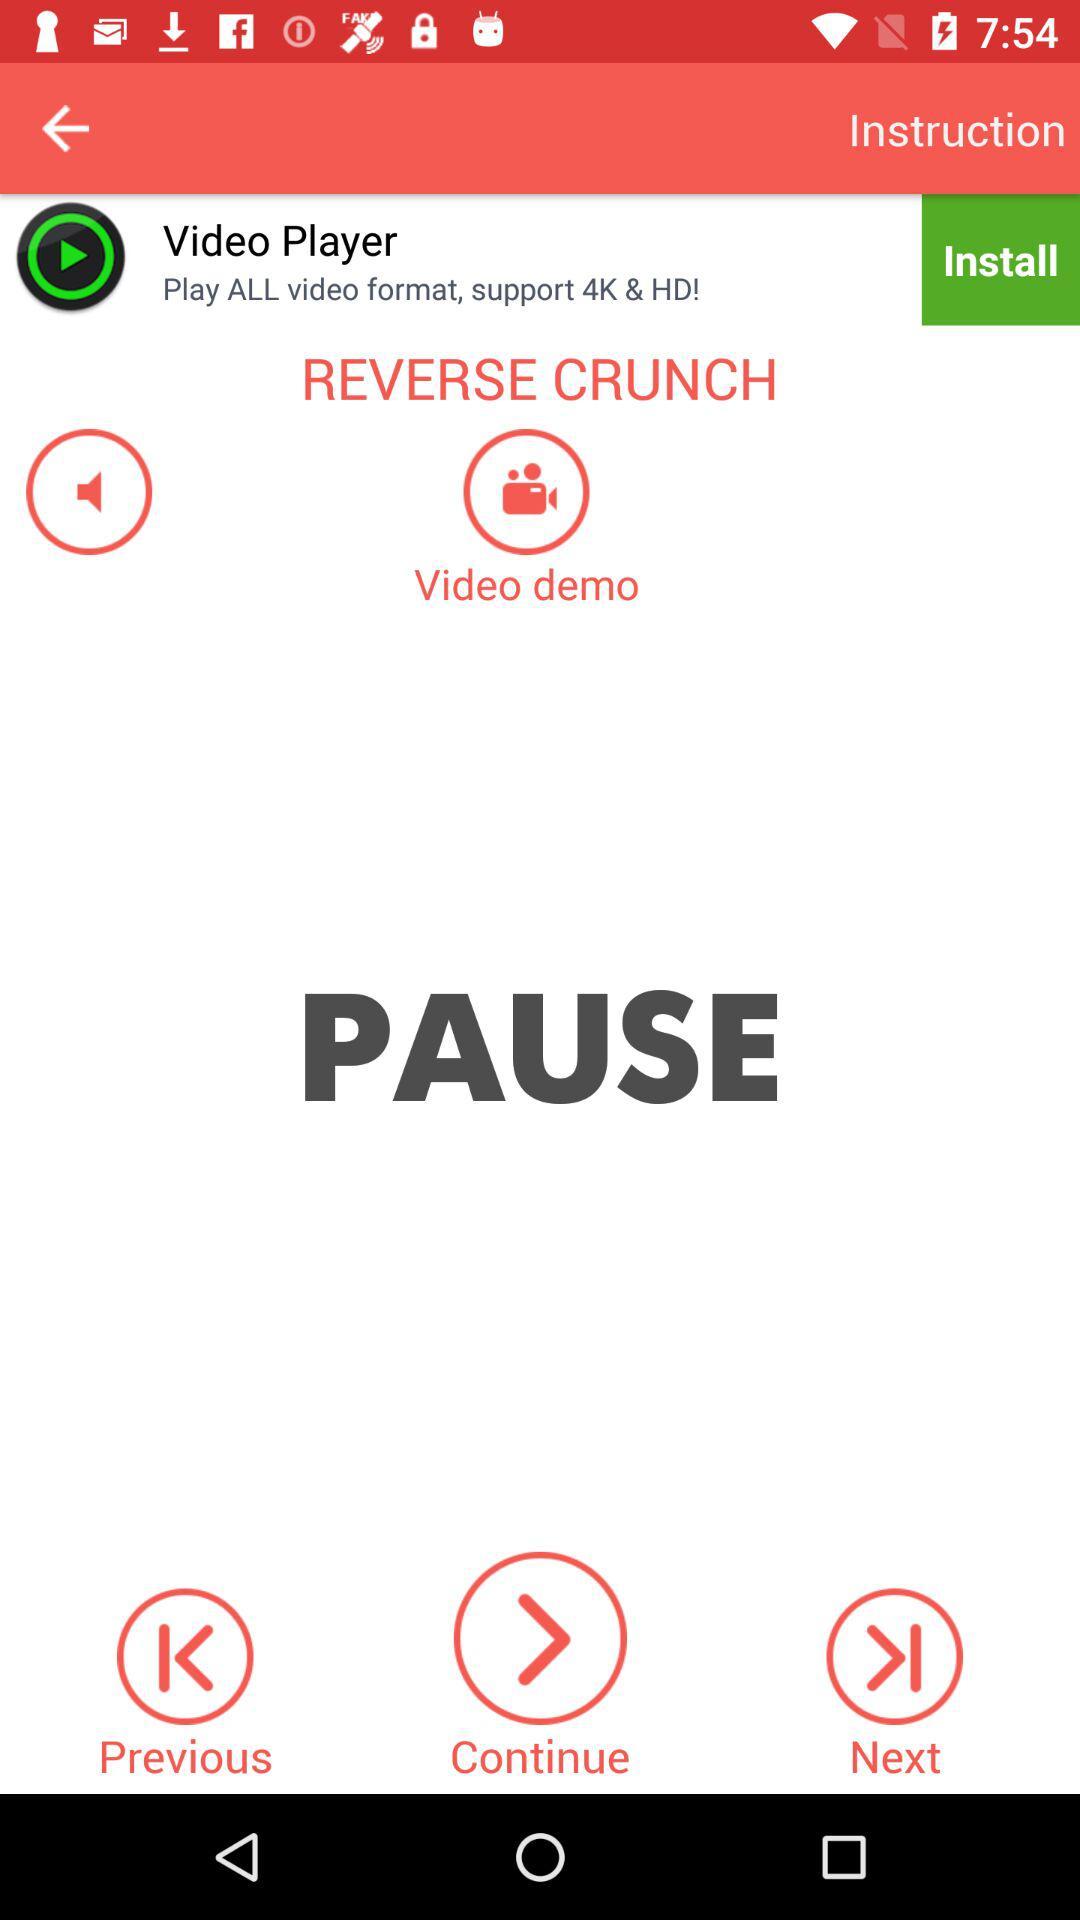 The width and height of the screenshot is (1080, 1920). I want to click on go back, so click(64, 127).